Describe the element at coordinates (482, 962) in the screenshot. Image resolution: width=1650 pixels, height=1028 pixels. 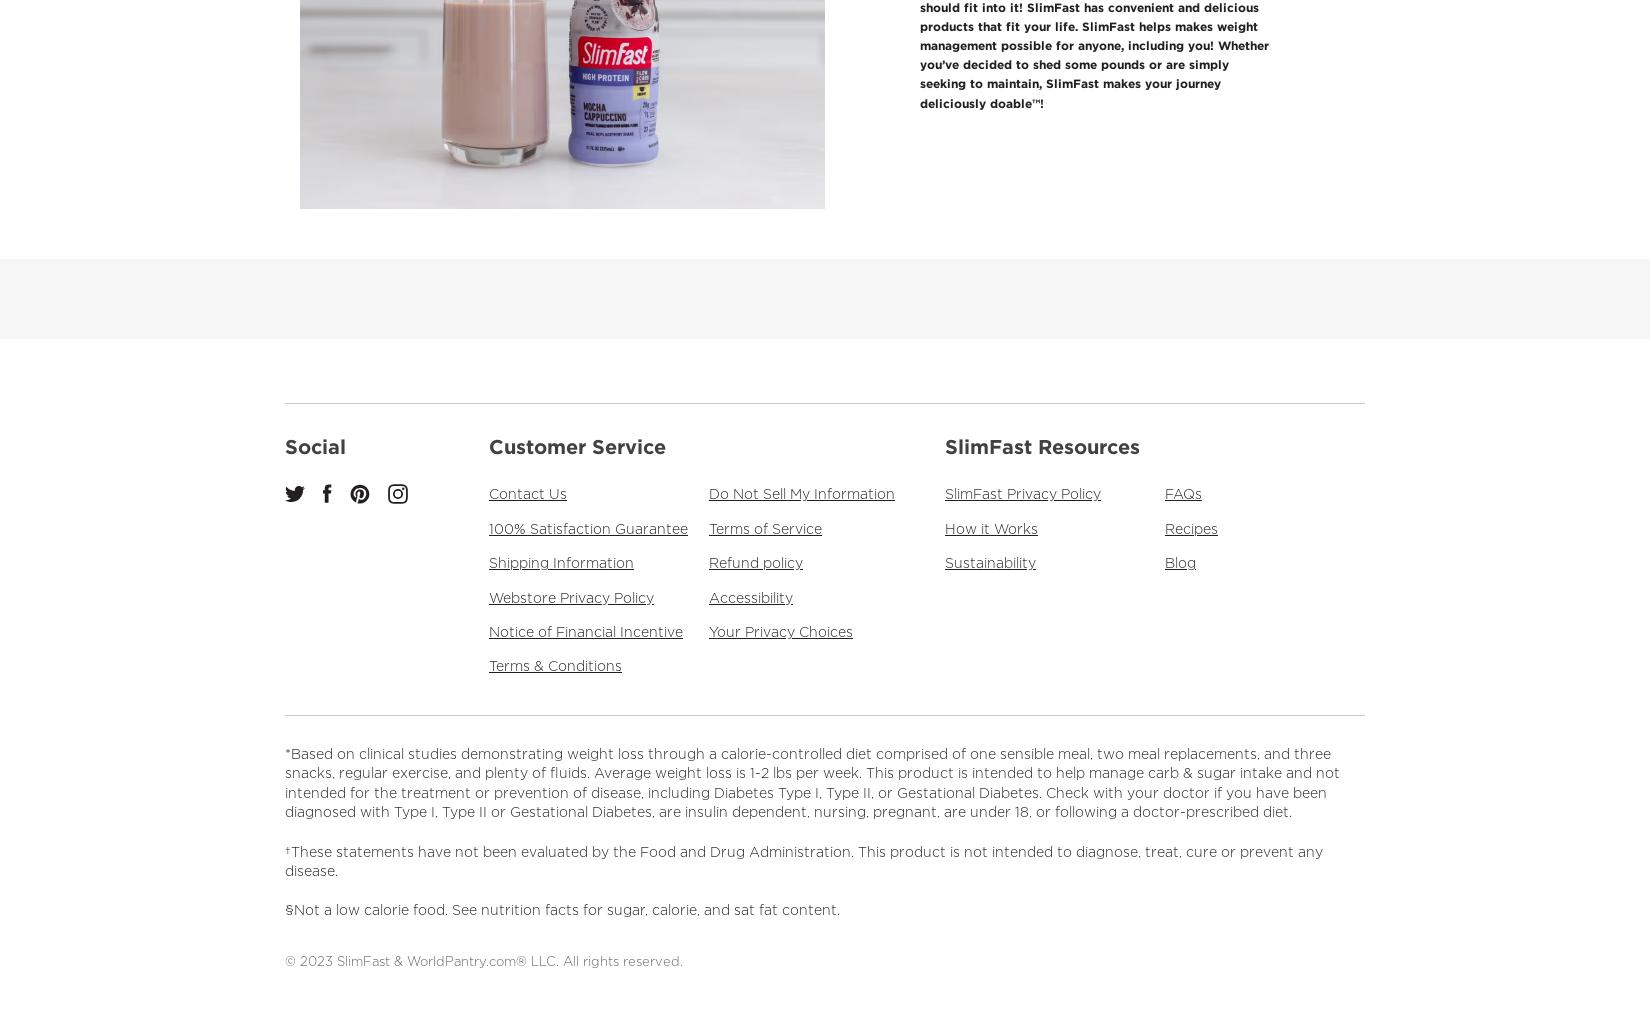
I see `'© 
          2023
         SlimFast & WorldPantry.com® LLC. All rights reserved.'` at that location.